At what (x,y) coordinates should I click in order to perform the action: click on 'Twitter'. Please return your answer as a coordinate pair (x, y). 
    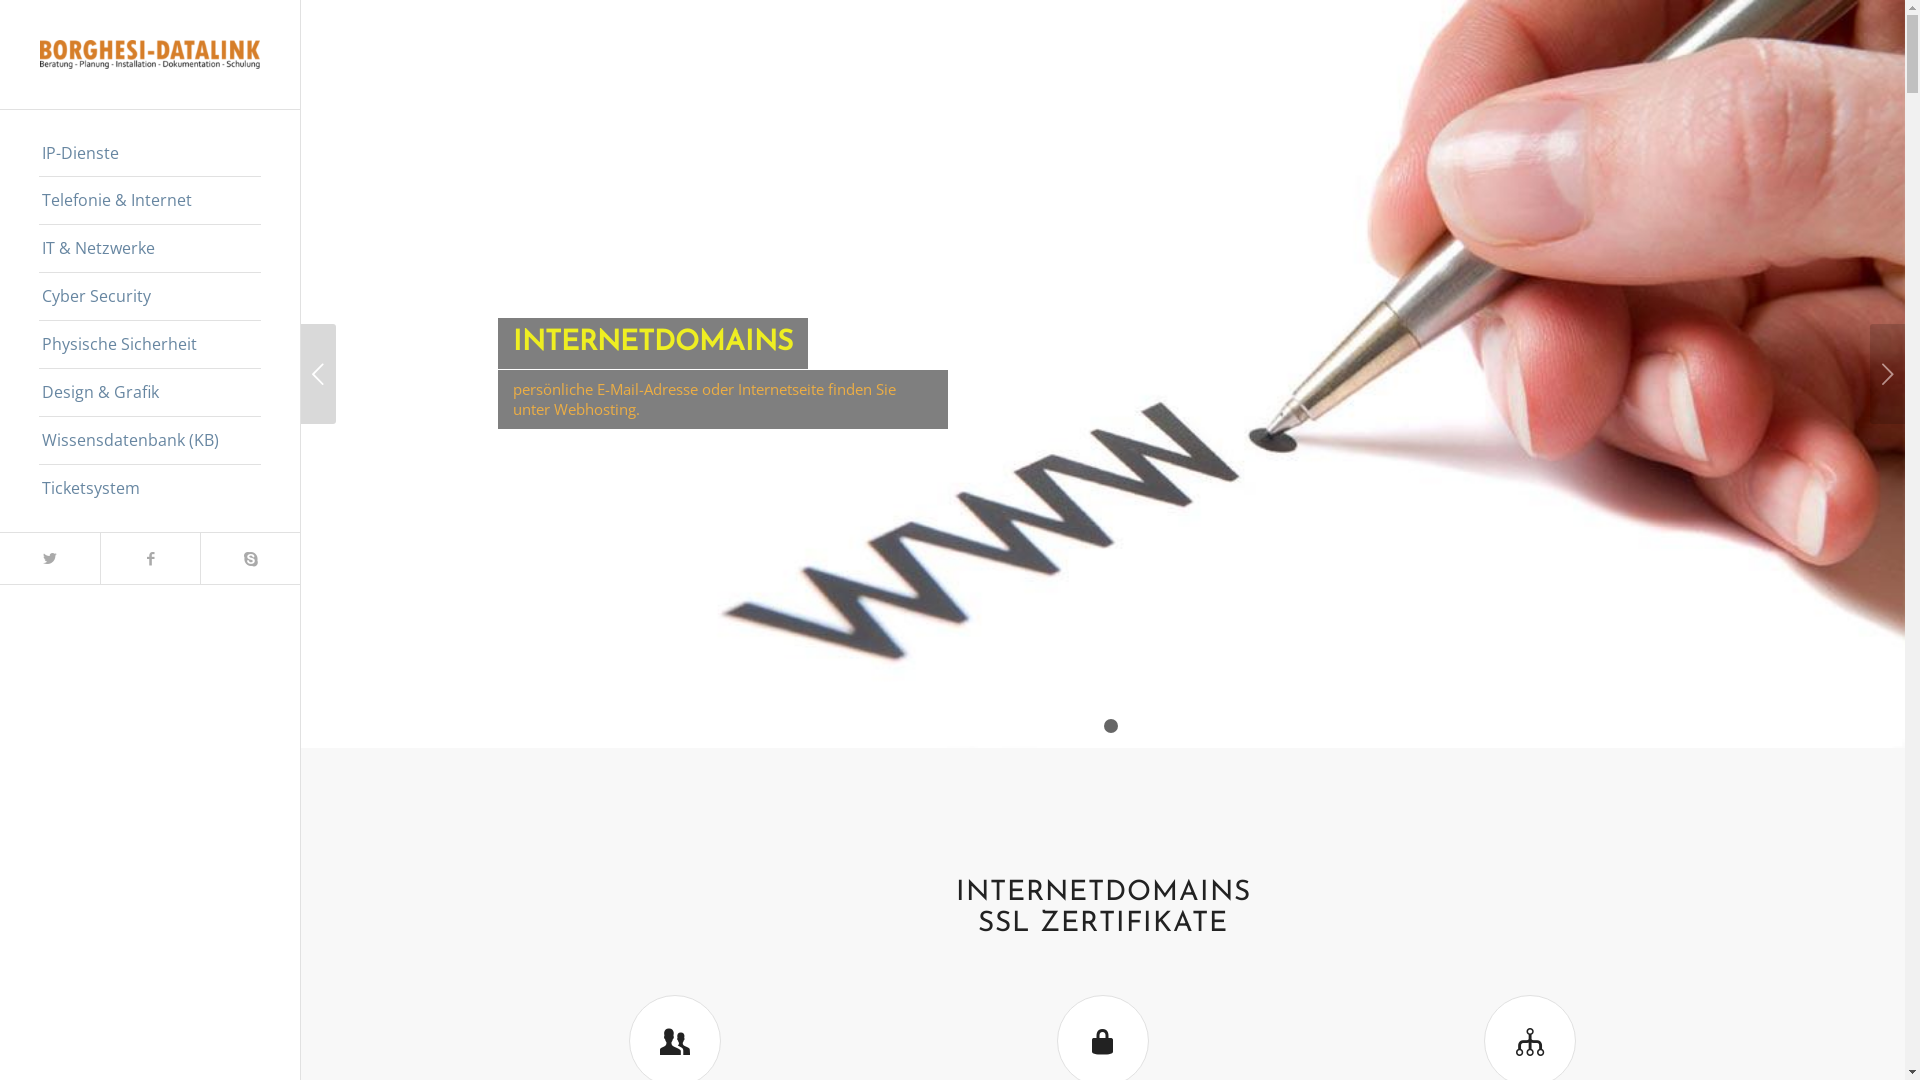
    Looking at the image, I should click on (49, 558).